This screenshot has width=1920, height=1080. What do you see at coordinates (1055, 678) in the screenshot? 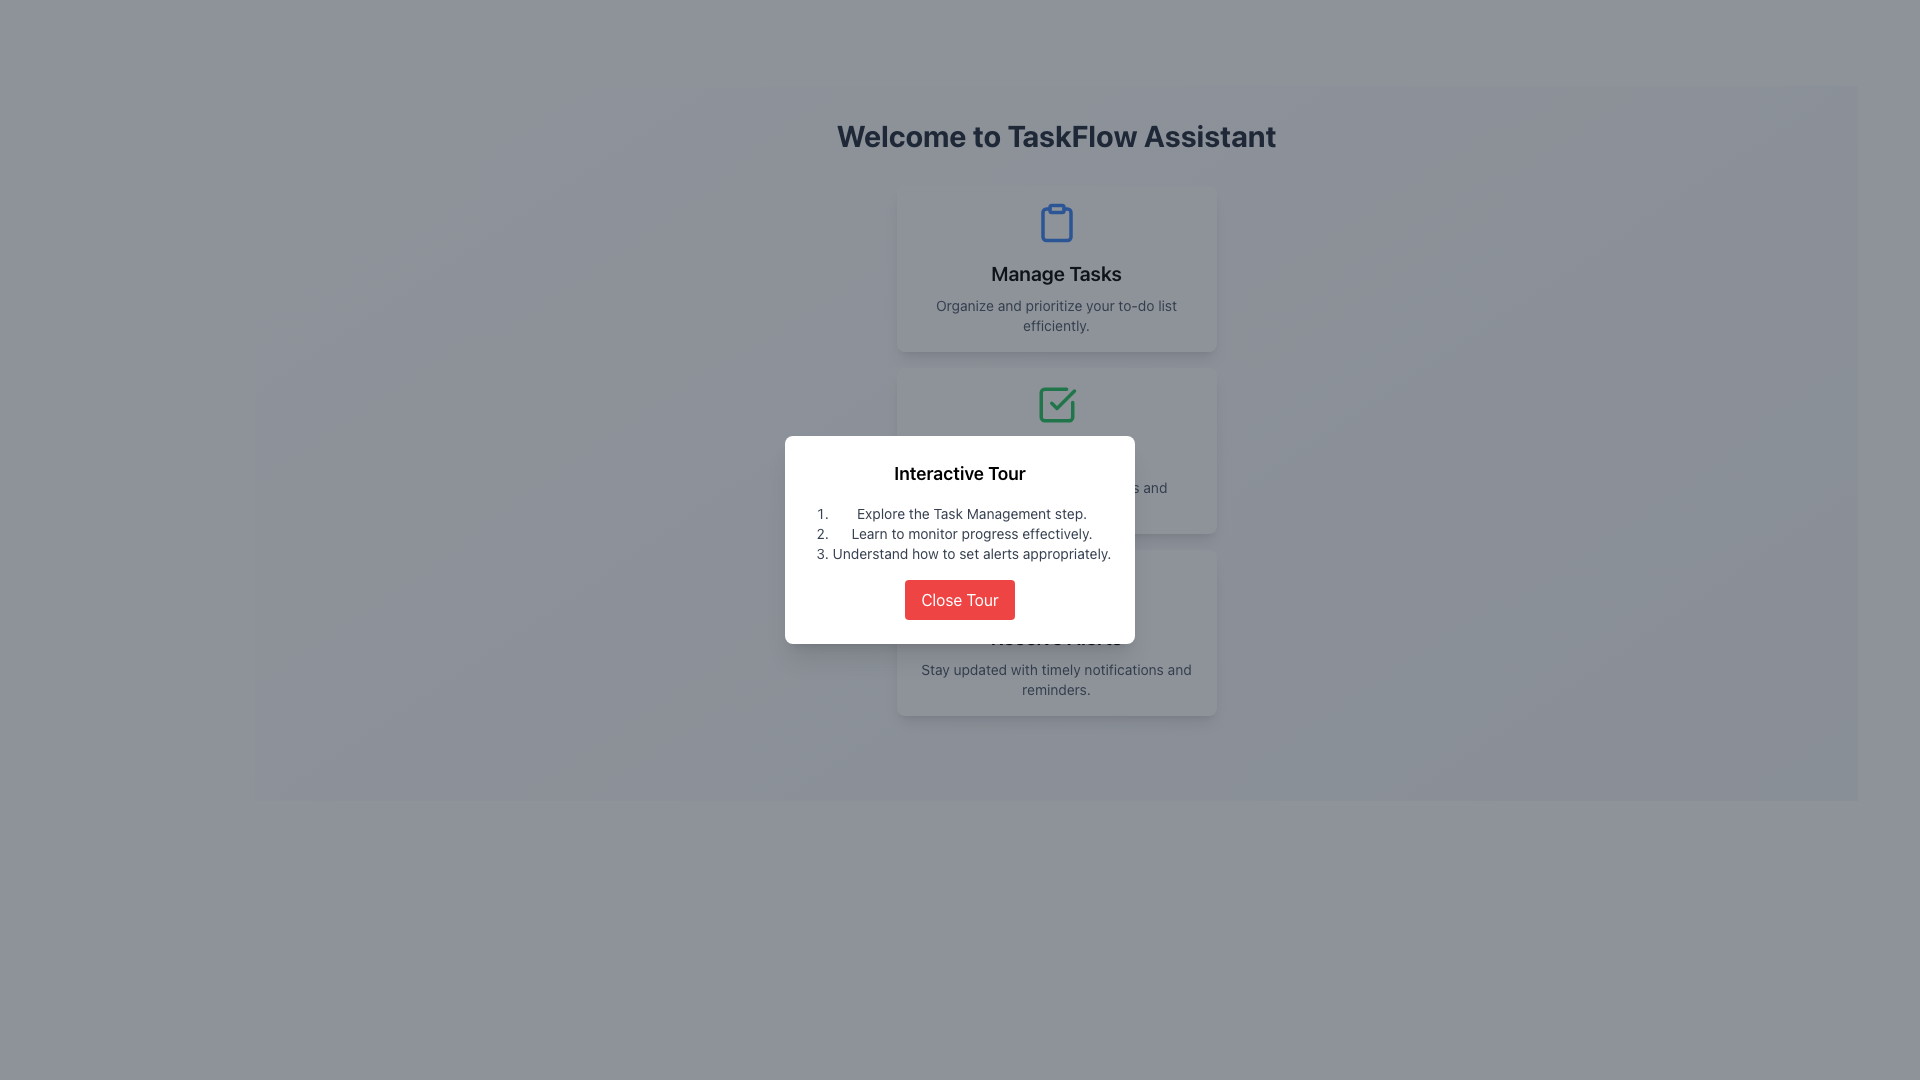
I see `the static text that reads 'Stay updated with timely notifications and reminders.' positioned centrally below the title 'Receive Alerts.'` at bounding box center [1055, 678].